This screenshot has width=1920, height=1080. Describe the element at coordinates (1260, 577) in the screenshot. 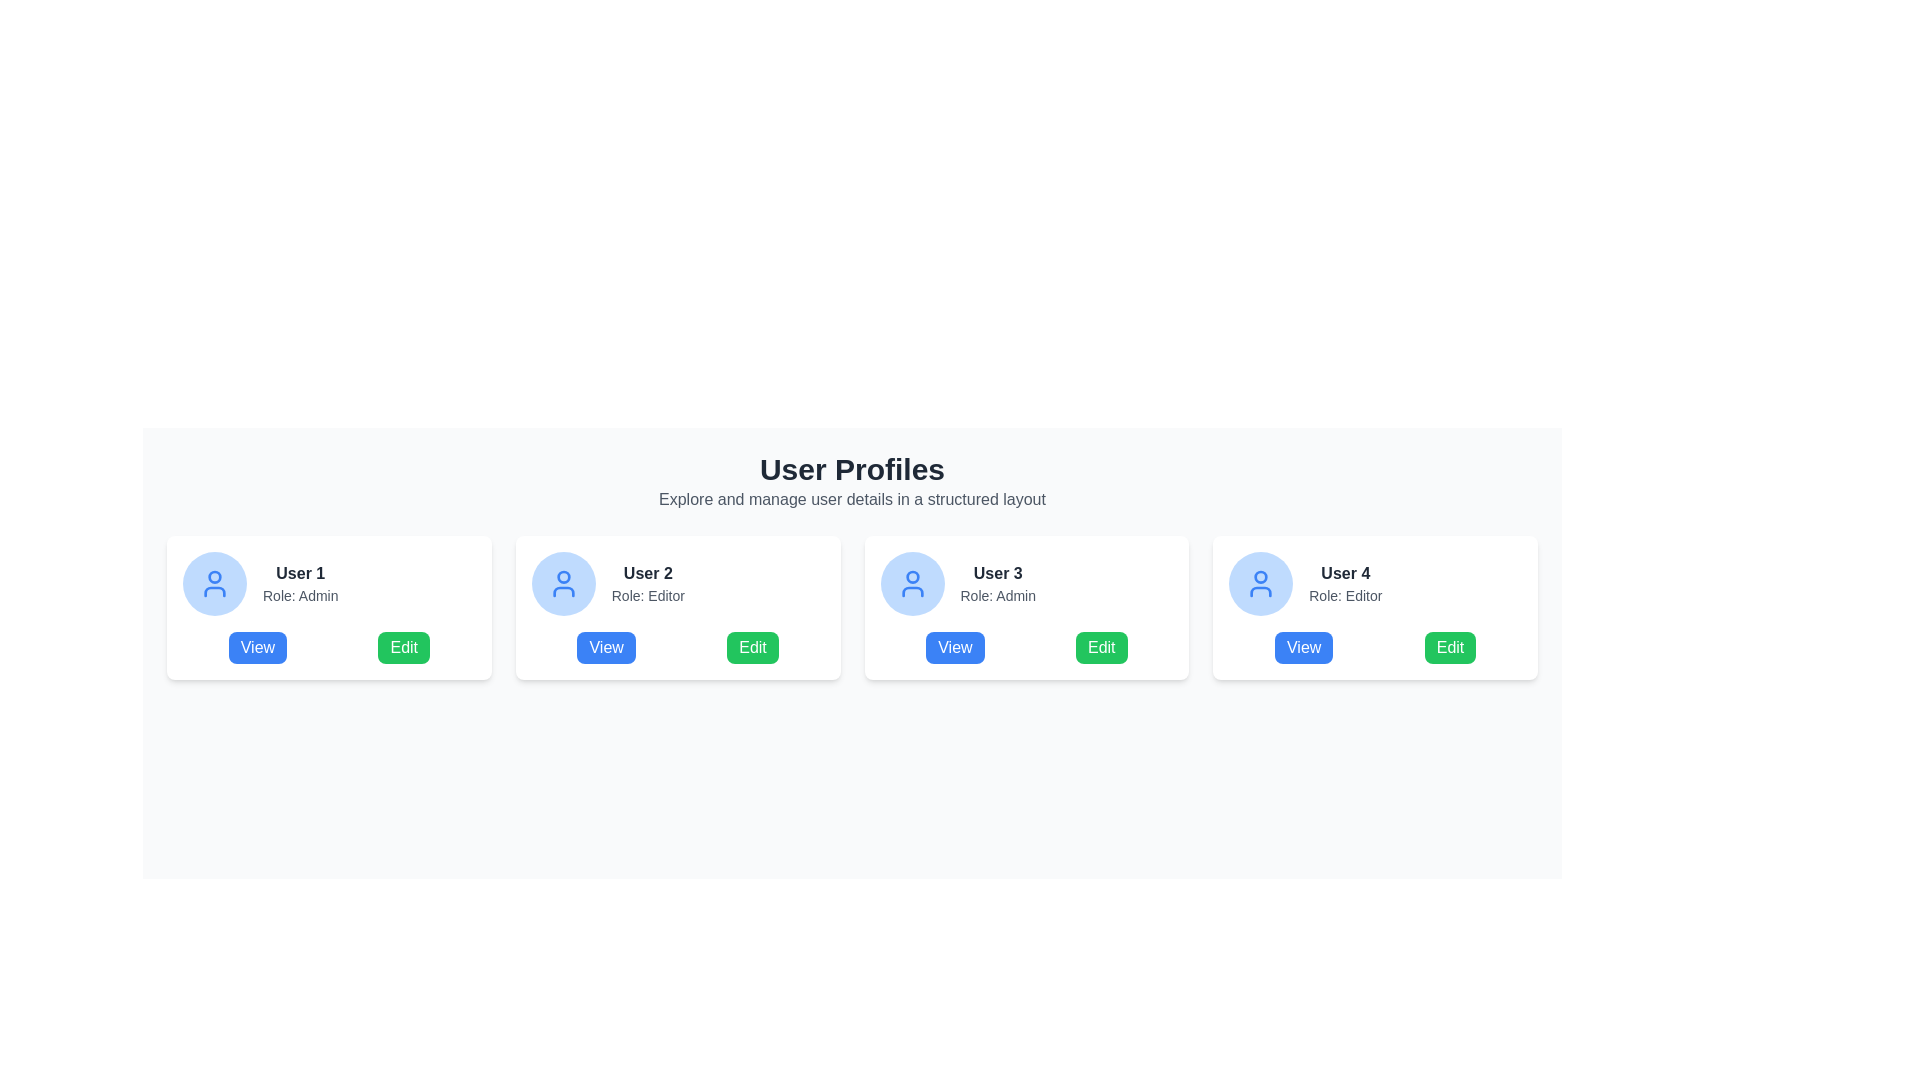

I see `the circular icon resembling a profile picture or avatar located in the top-left corner of the card labeled 'User 4: Role Editor'` at that location.